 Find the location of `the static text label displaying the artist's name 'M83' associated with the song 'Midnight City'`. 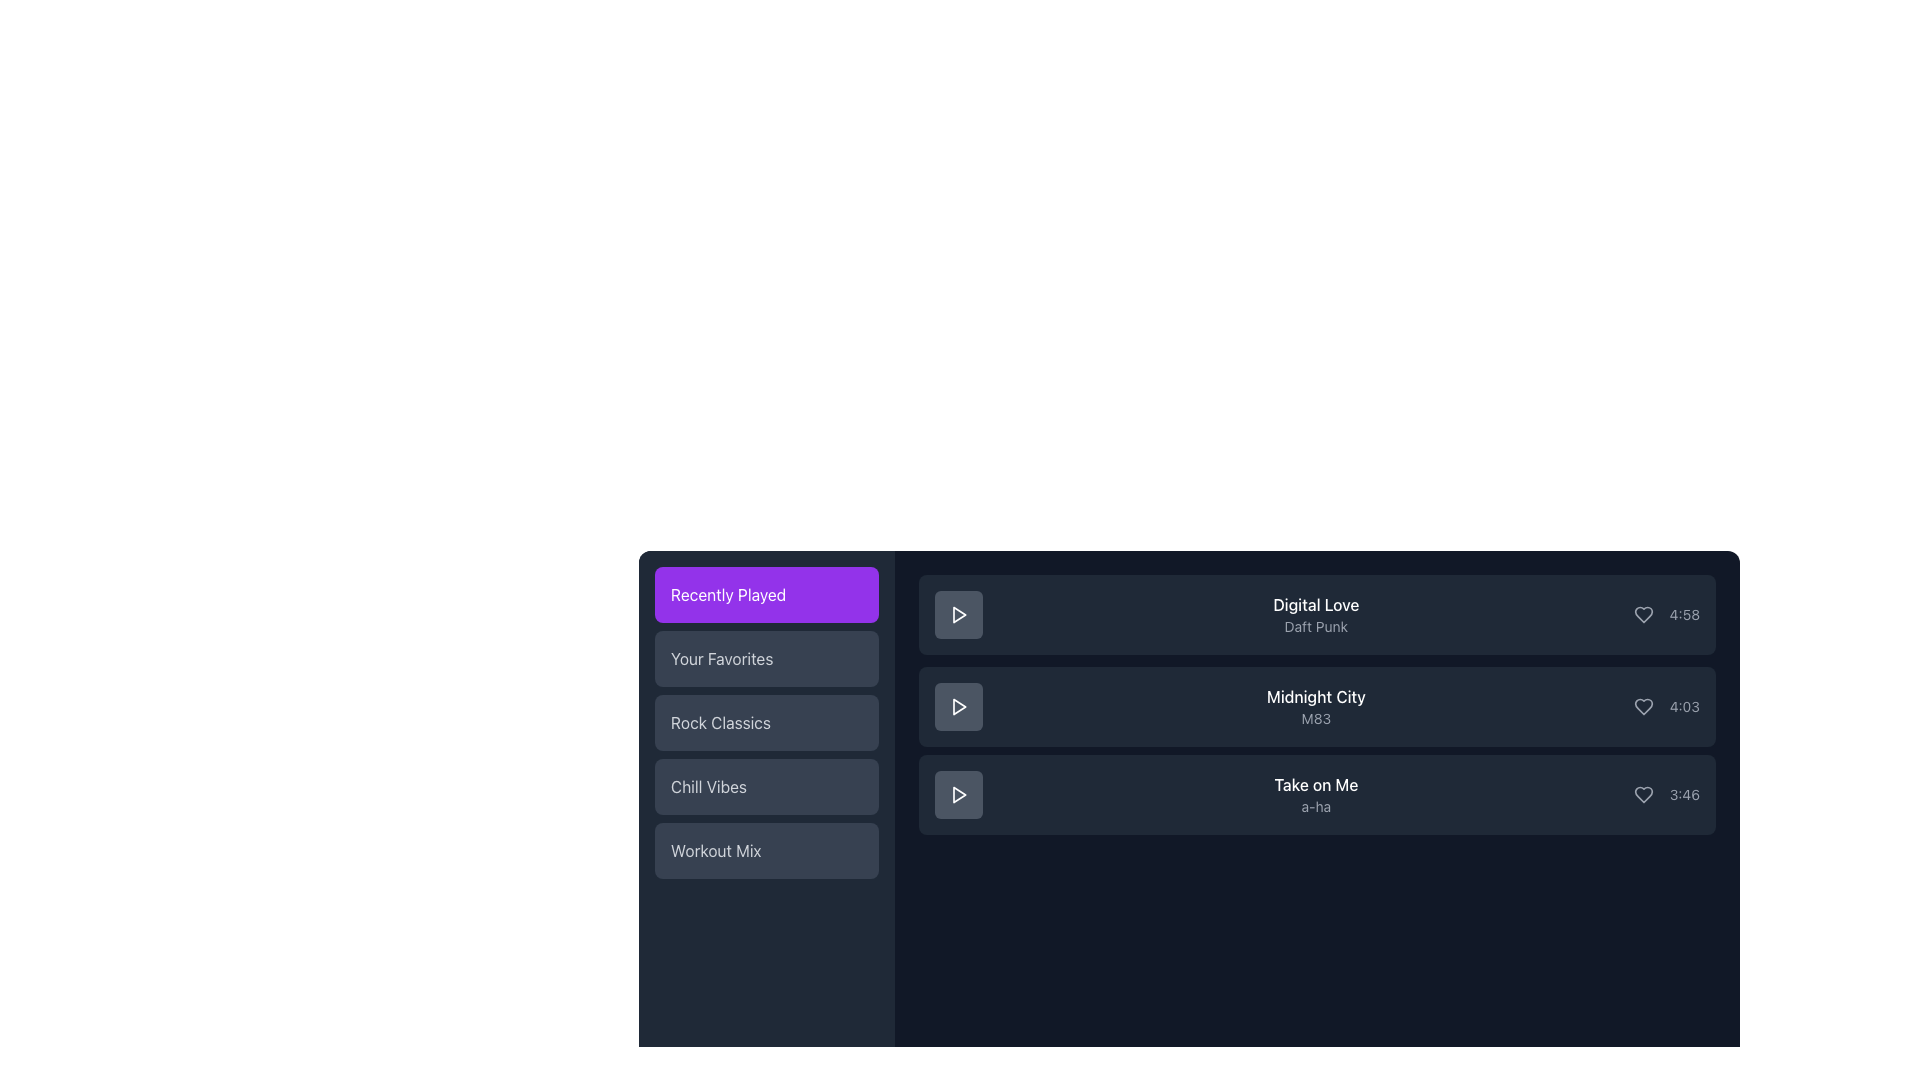

the static text label displaying the artist's name 'M83' associated with the song 'Midnight City' is located at coordinates (1316, 717).